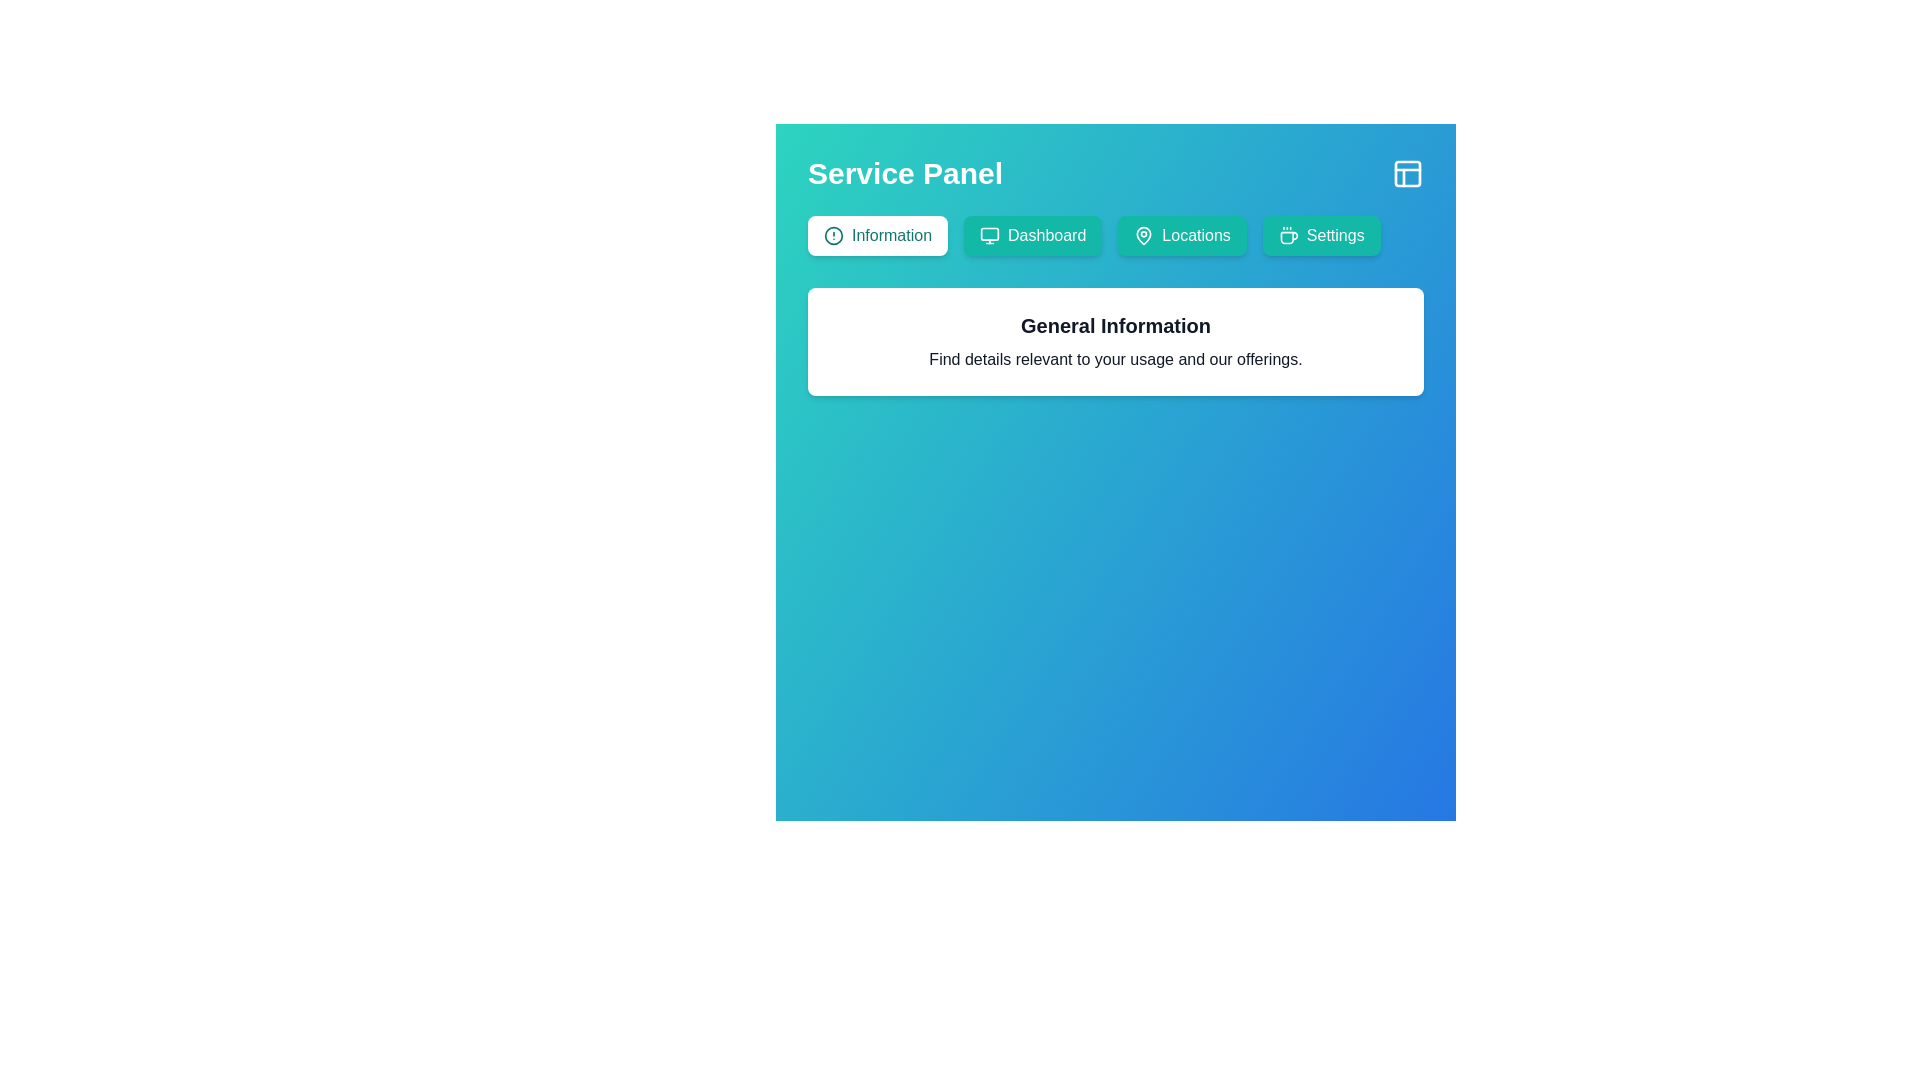  I want to click on the Settings icon located in the top navigation bar, so click(1288, 234).